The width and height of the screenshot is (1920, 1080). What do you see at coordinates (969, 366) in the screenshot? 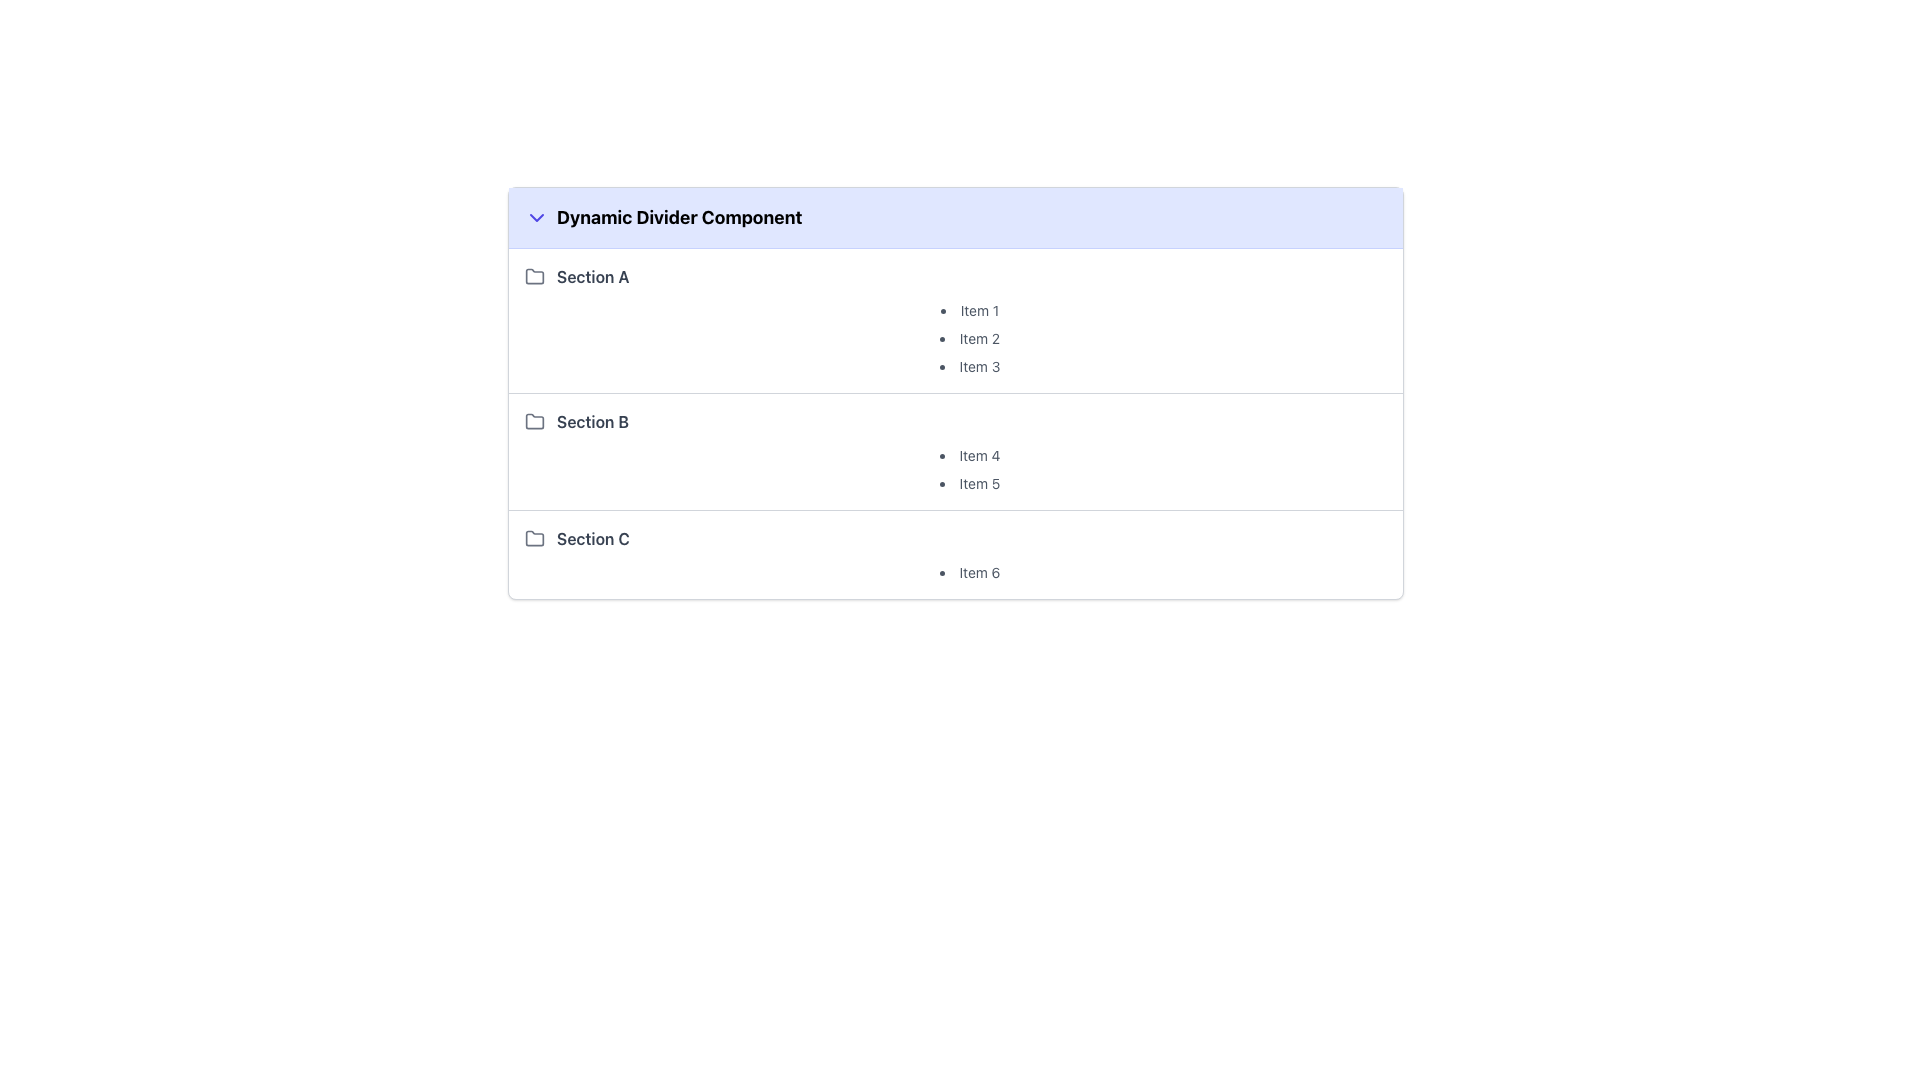
I see `text element labeled 'Item 3', which is styled in gray color and is the third item in the unordered list under 'Section A'` at bounding box center [969, 366].